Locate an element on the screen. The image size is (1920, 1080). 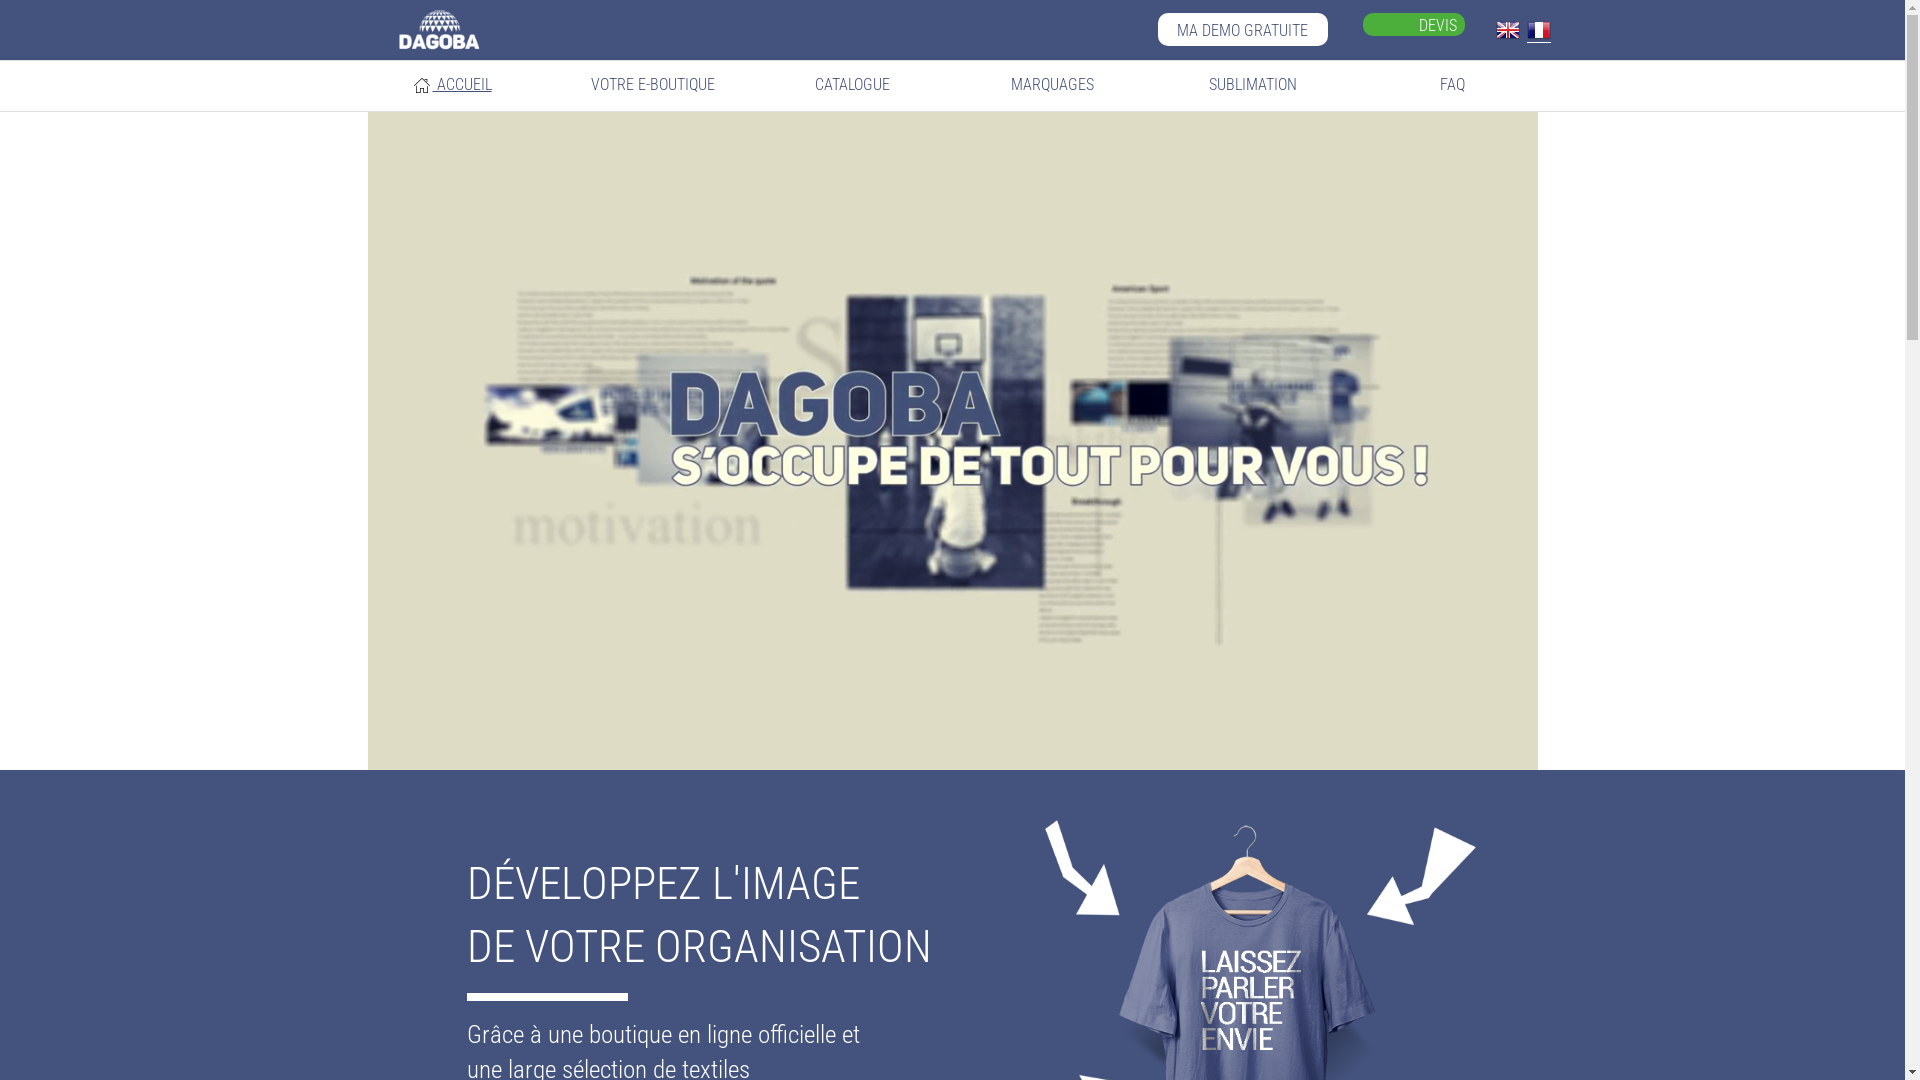
'CATALOGUE' is located at coordinates (851, 83).